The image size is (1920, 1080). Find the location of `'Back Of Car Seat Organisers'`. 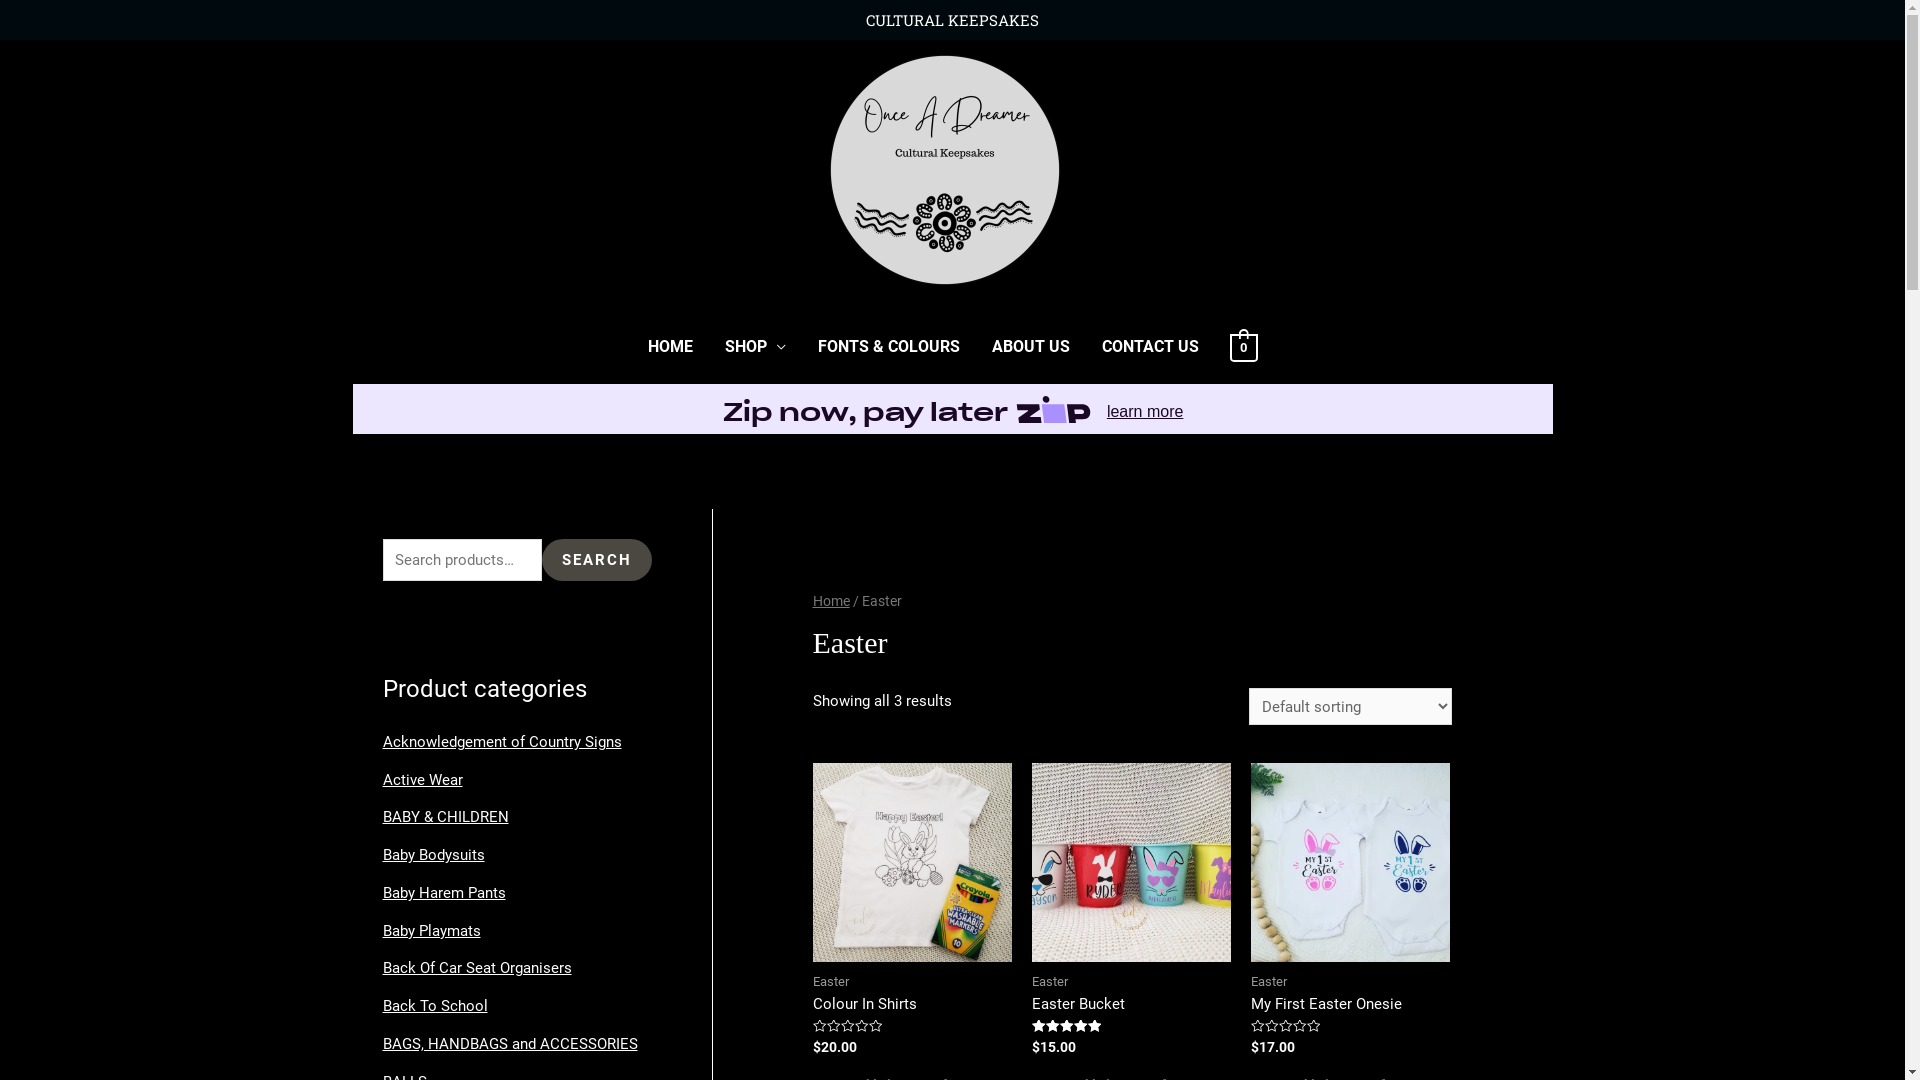

'Back Of Car Seat Organisers' is located at coordinates (475, 967).